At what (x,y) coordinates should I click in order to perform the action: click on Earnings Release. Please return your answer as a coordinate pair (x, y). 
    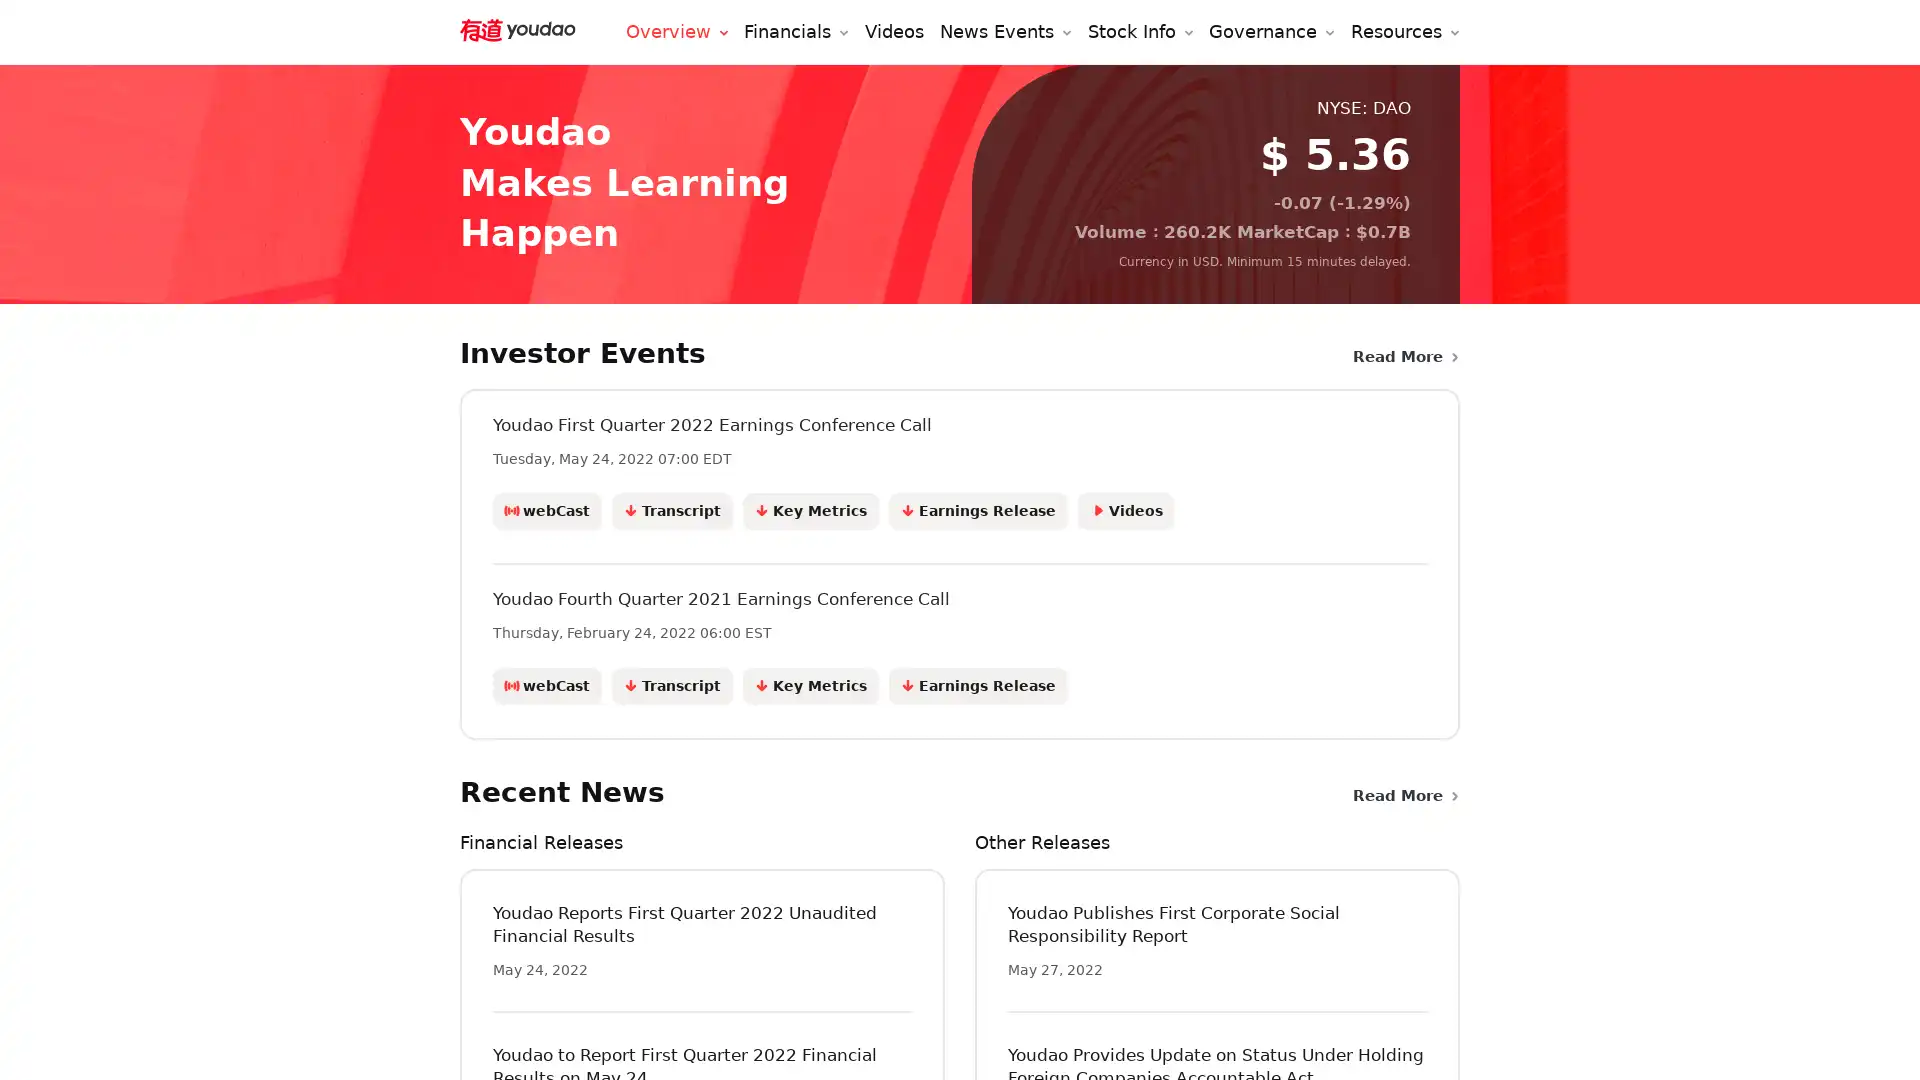
    Looking at the image, I should click on (978, 510).